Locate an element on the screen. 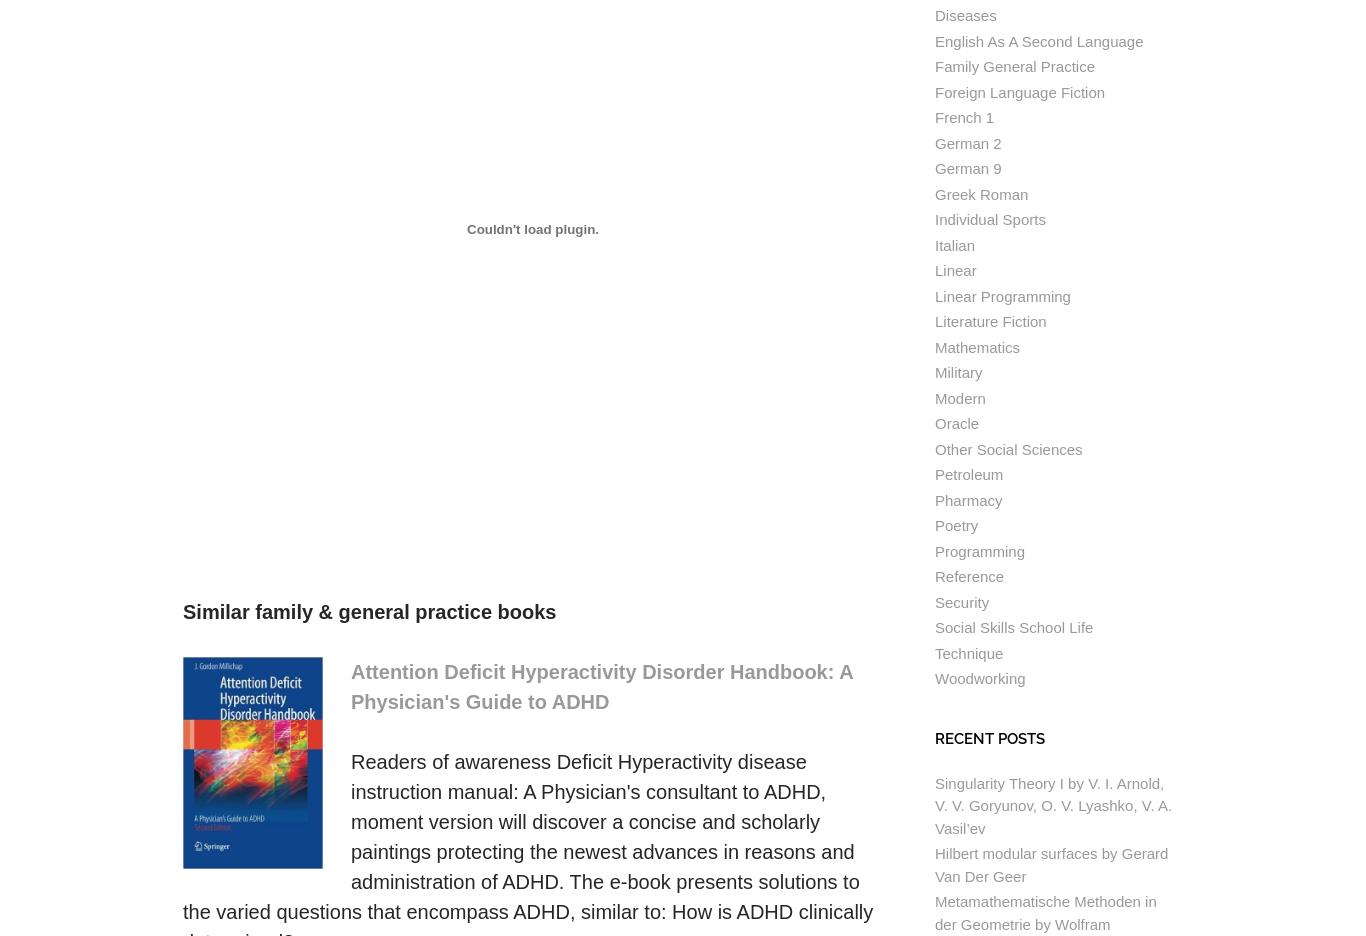 The height and width of the screenshot is (936, 1366). 'Similar family & general practice books' is located at coordinates (182, 611).